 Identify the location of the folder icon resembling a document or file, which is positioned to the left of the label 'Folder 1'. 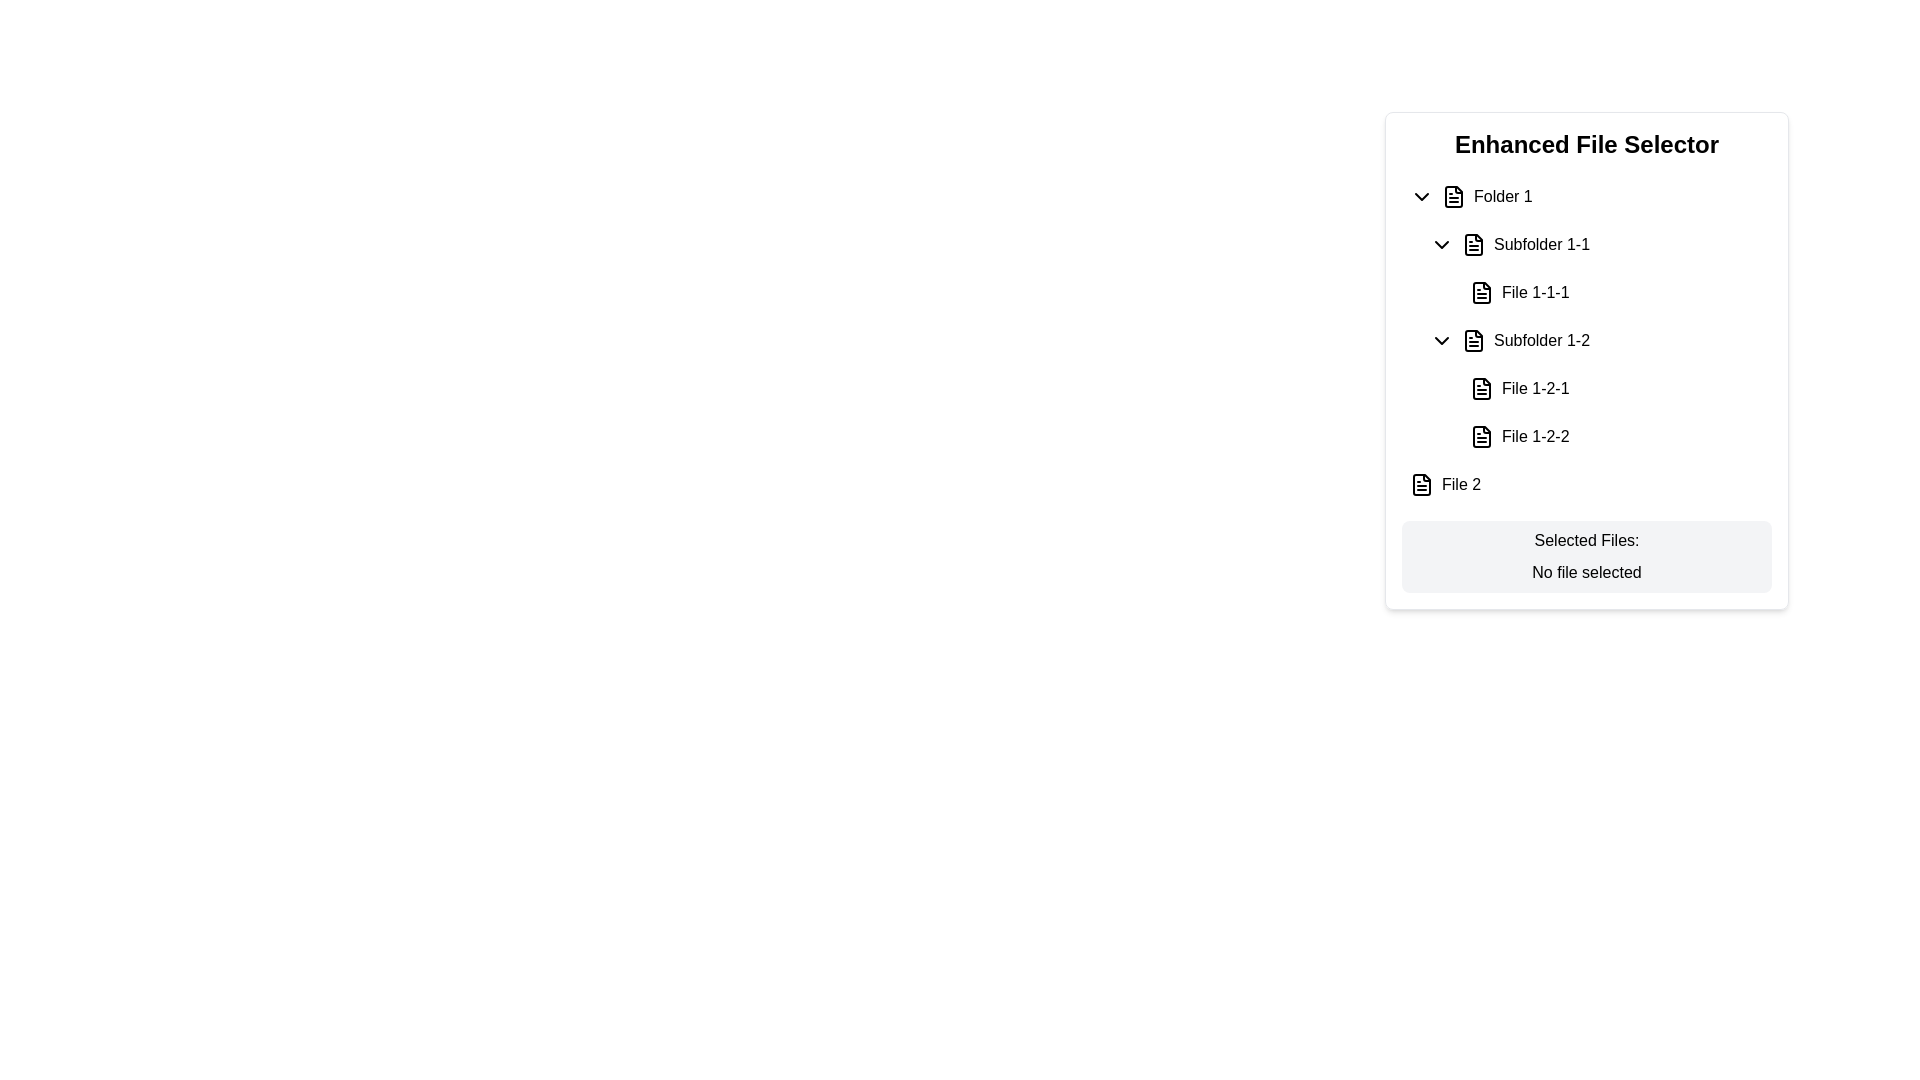
(1454, 196).